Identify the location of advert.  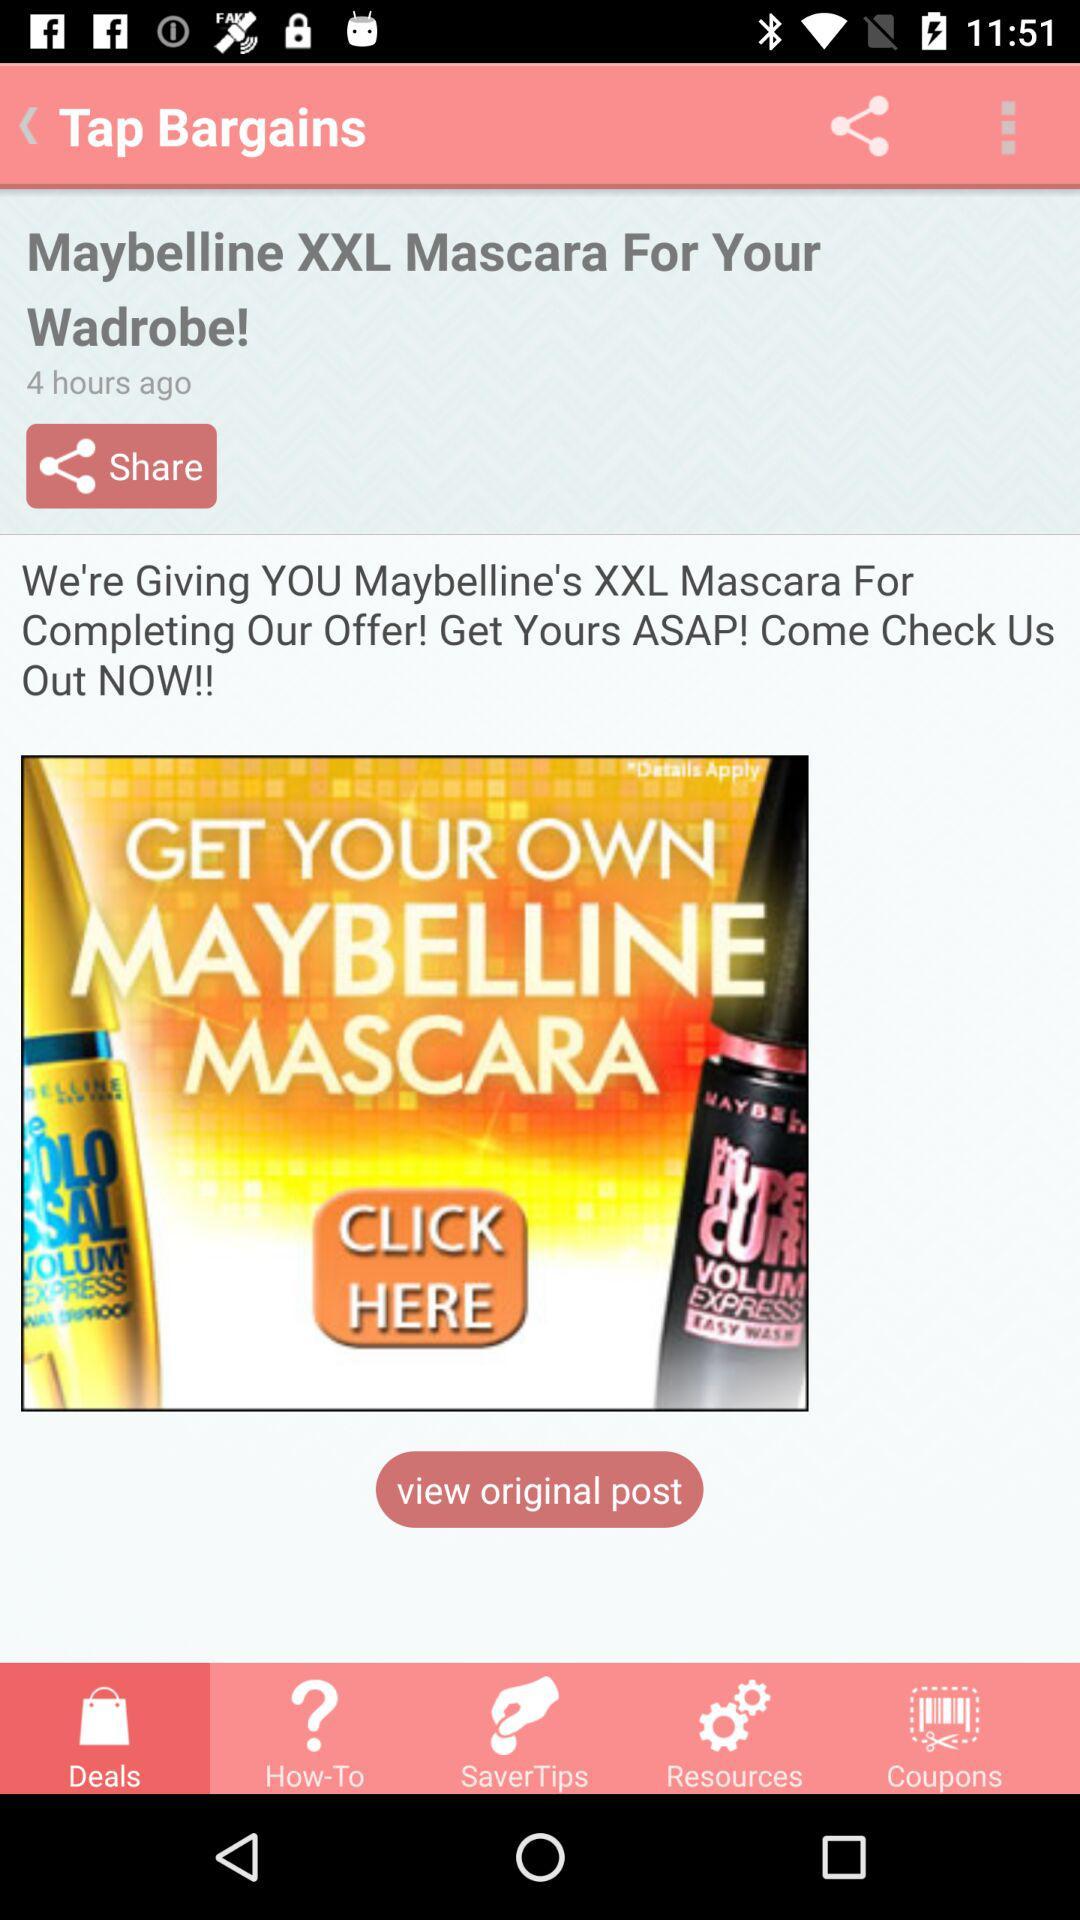
(540, 983).